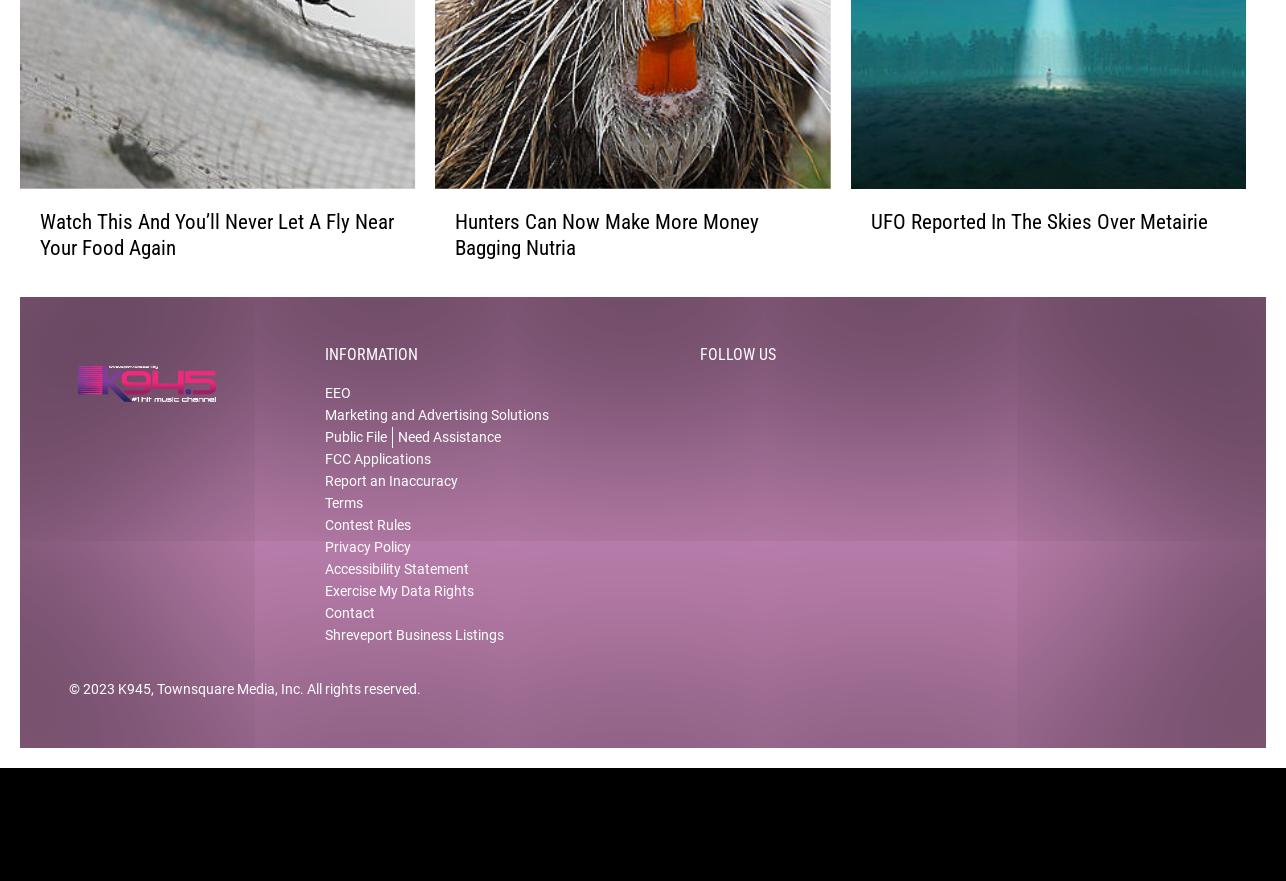 Image resolution: width=1286 pixels, height=881 pixels. I want to click on 'Marketing and Advertising Solutions', so click(435, 431).